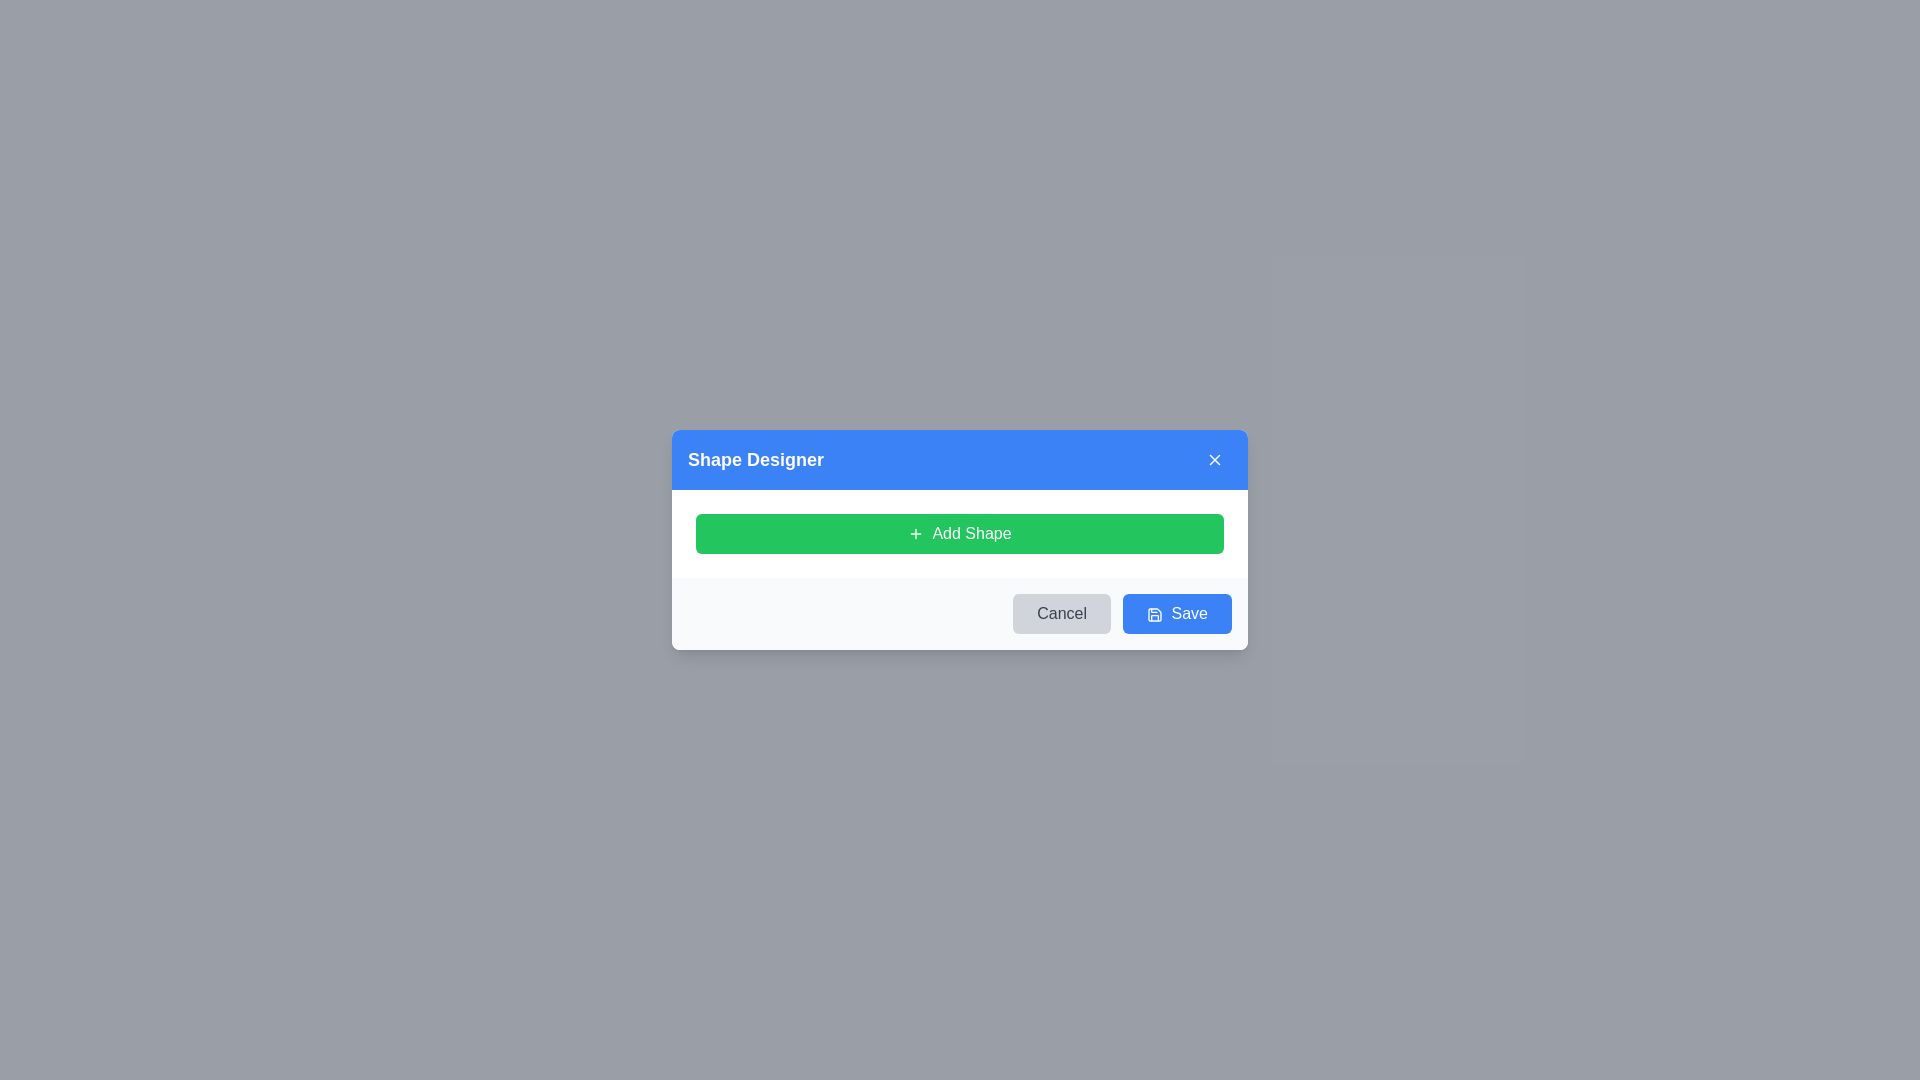  I want to click on the 'Add Shape' button in the 'Shape Designer' dialog, so click(960, 532).